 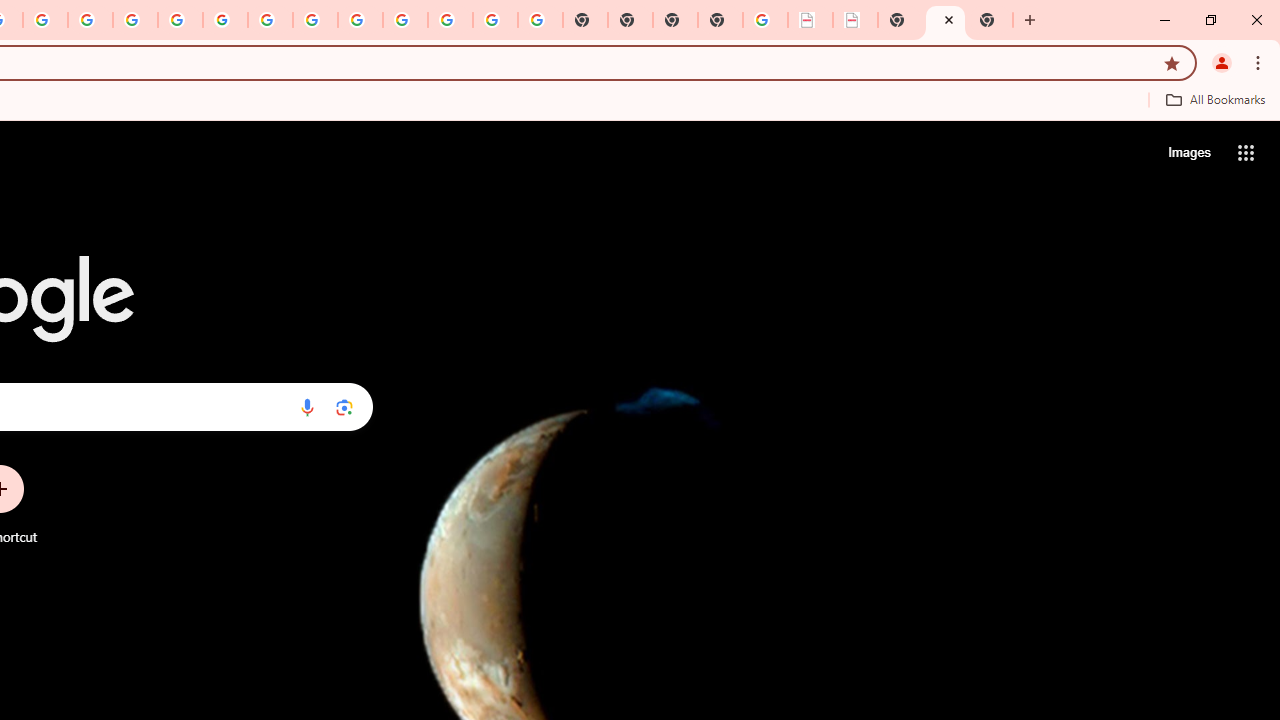 I want to click on 'Search by voice', so click(x=306, y=406).